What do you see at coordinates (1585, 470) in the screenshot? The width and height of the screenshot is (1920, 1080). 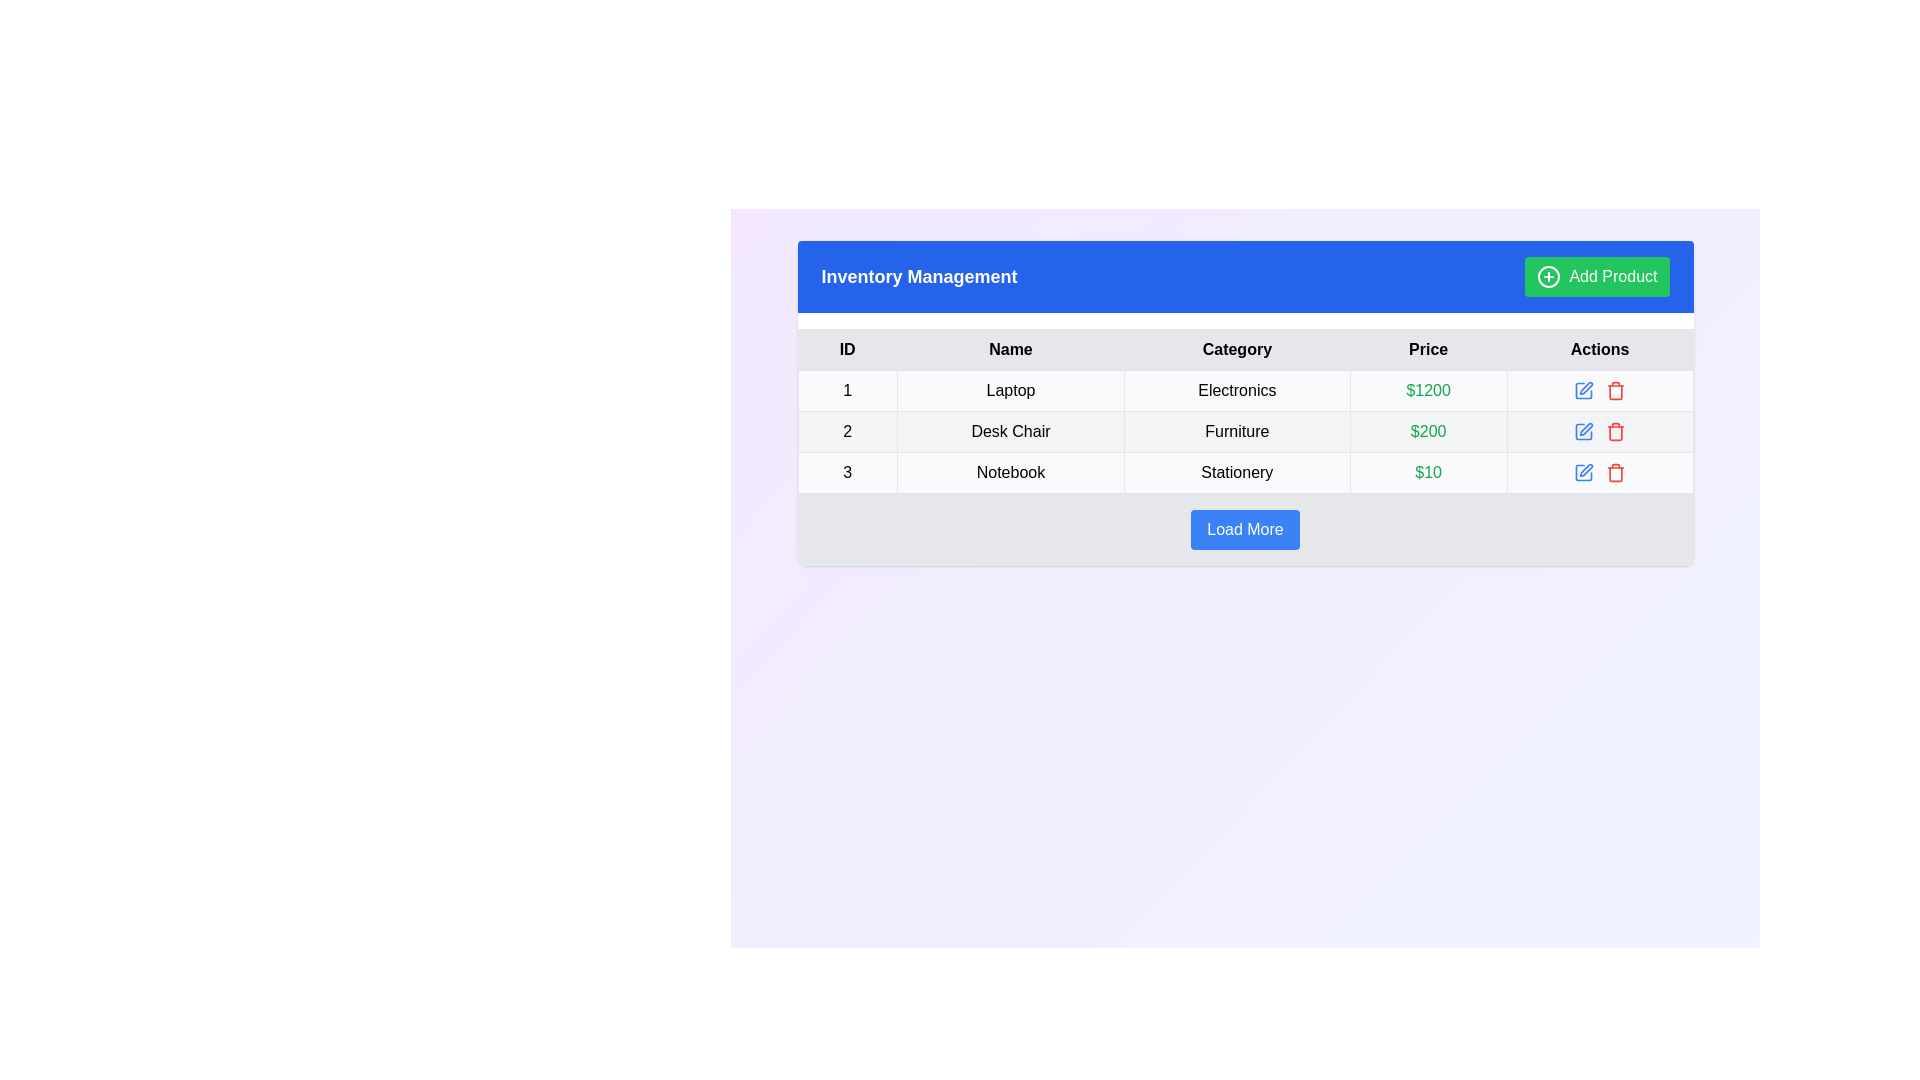 I see `the Edit button (pen icon) located in the Actions column of the third row, aligned with the Notebook entry` at bounding box center [1585, 470].